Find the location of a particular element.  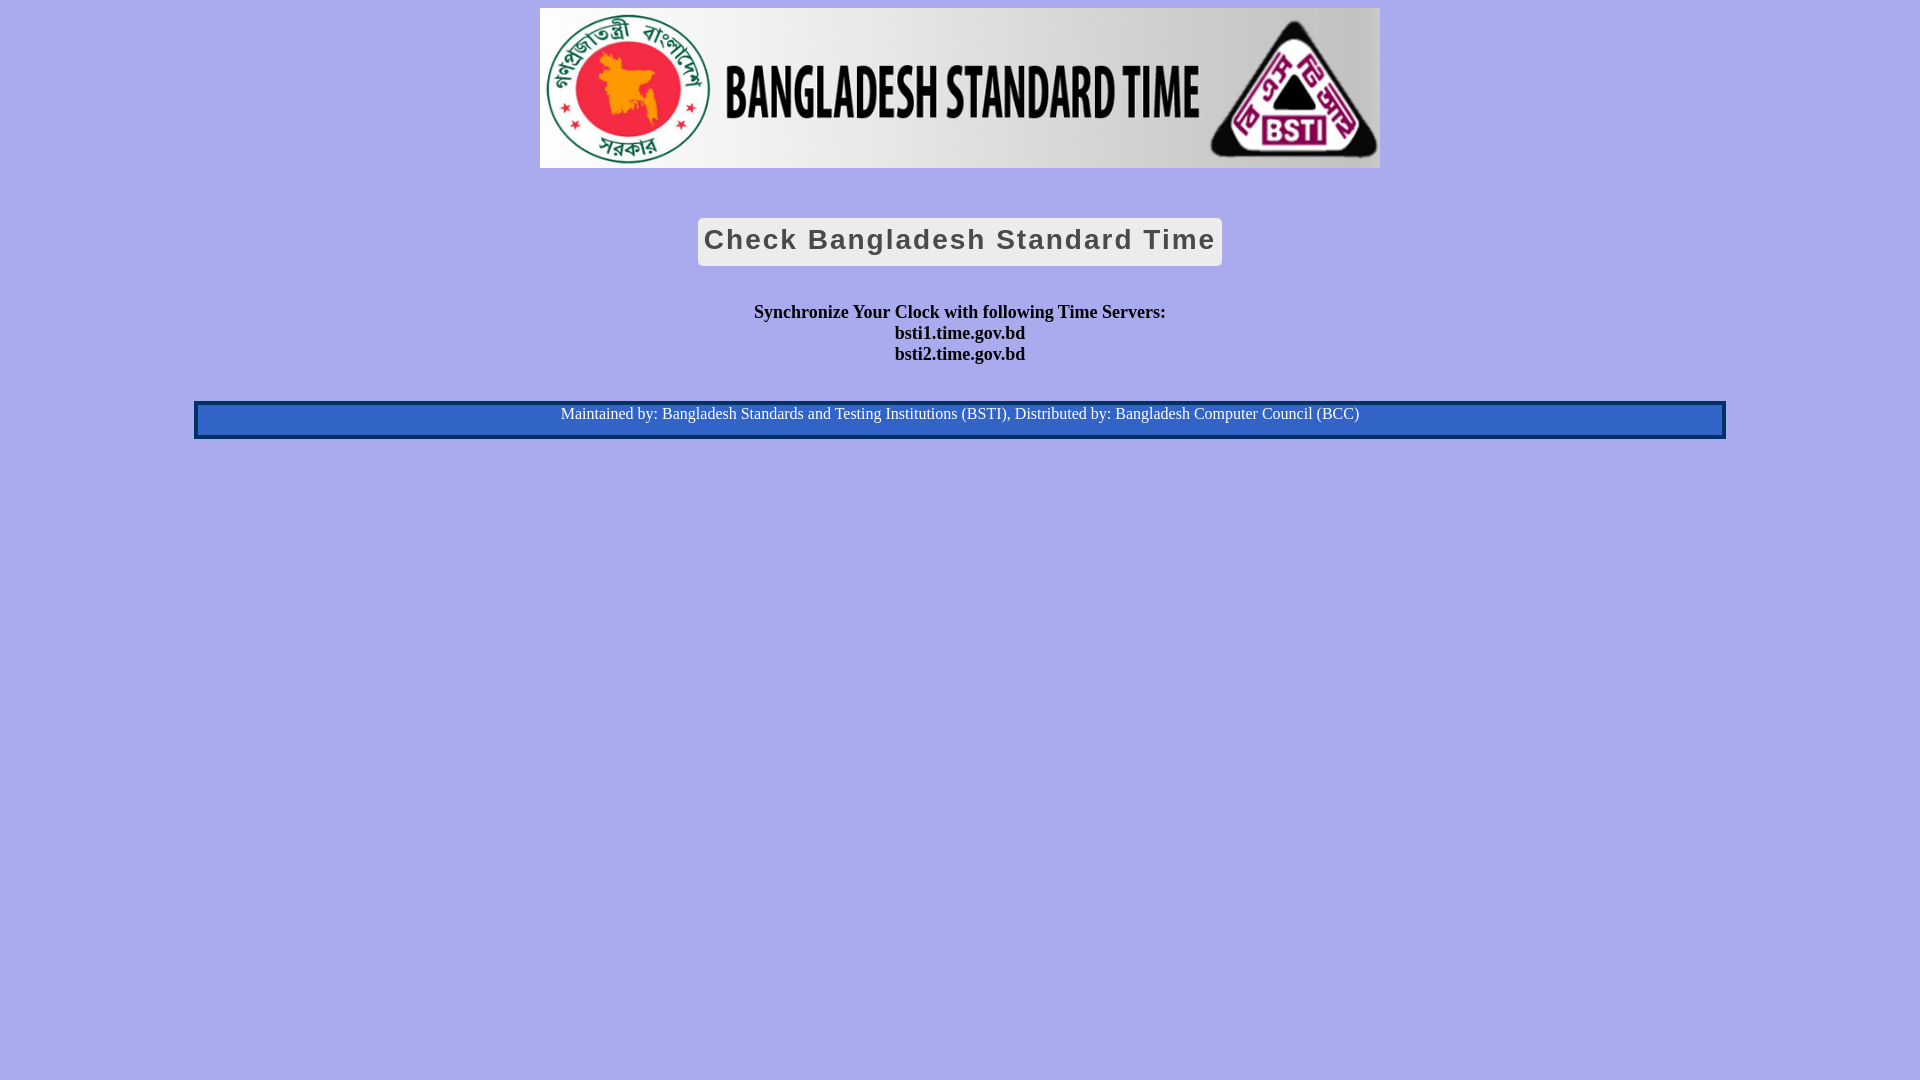

'Check Bangladesh Standard Time' is located at coordinates (960, 241).